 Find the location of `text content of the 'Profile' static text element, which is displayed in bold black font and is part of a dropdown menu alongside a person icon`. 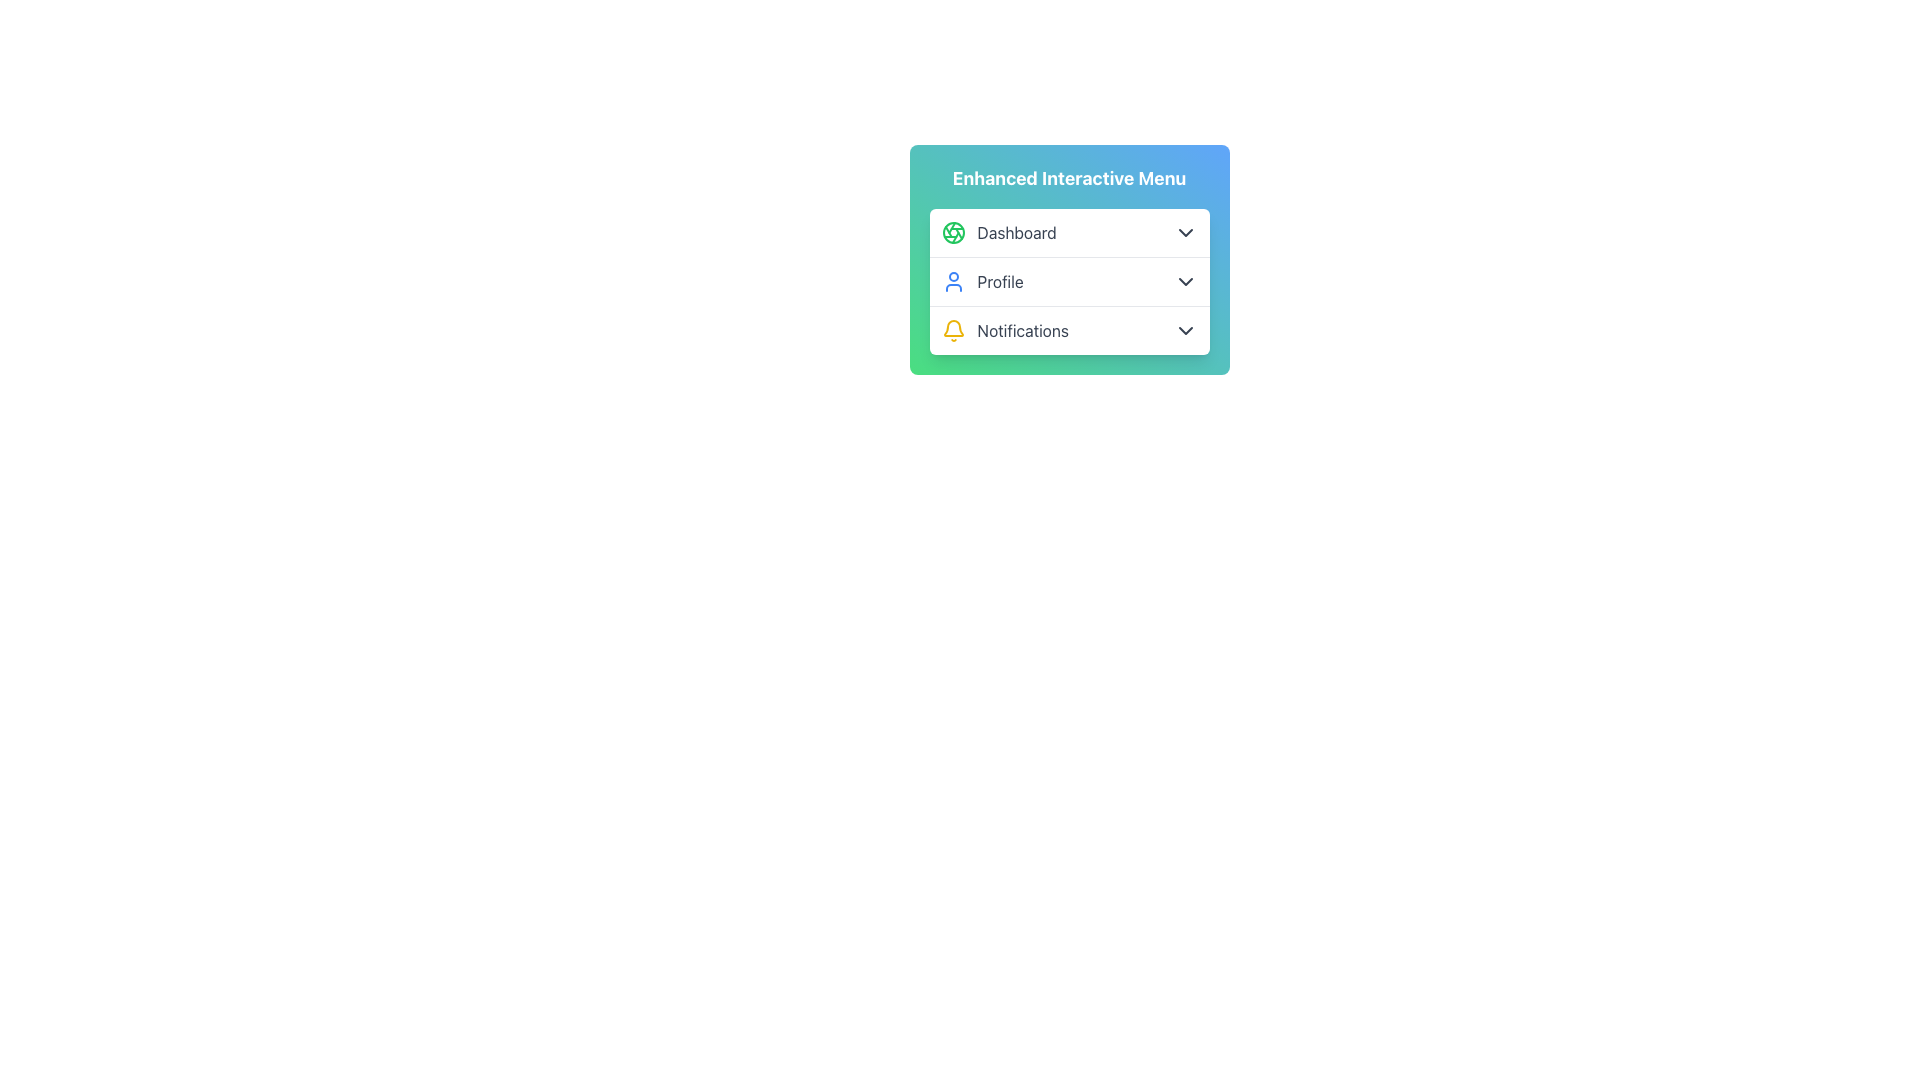

text content of the 'Profile' static text element, which is displayed in bold black font and is part of a dropdown menu alongside a person icon is located at coordinates (1000, 281).